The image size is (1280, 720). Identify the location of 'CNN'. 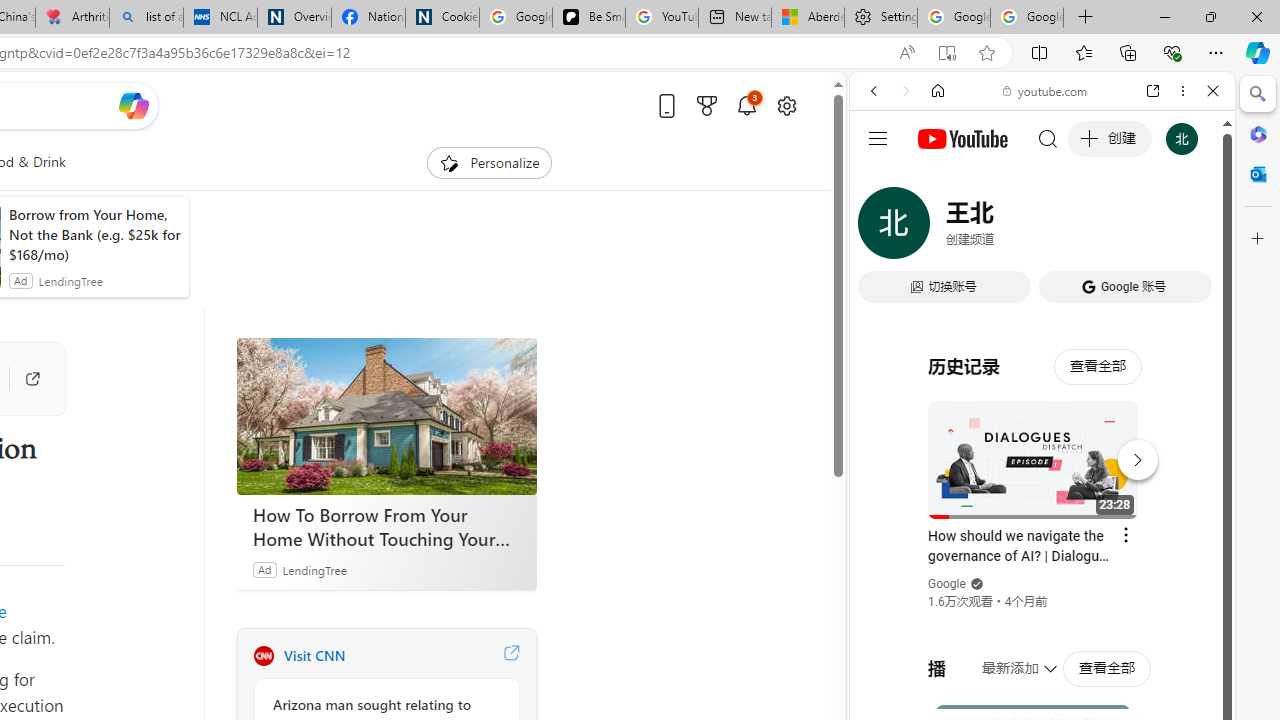
(262, 655).